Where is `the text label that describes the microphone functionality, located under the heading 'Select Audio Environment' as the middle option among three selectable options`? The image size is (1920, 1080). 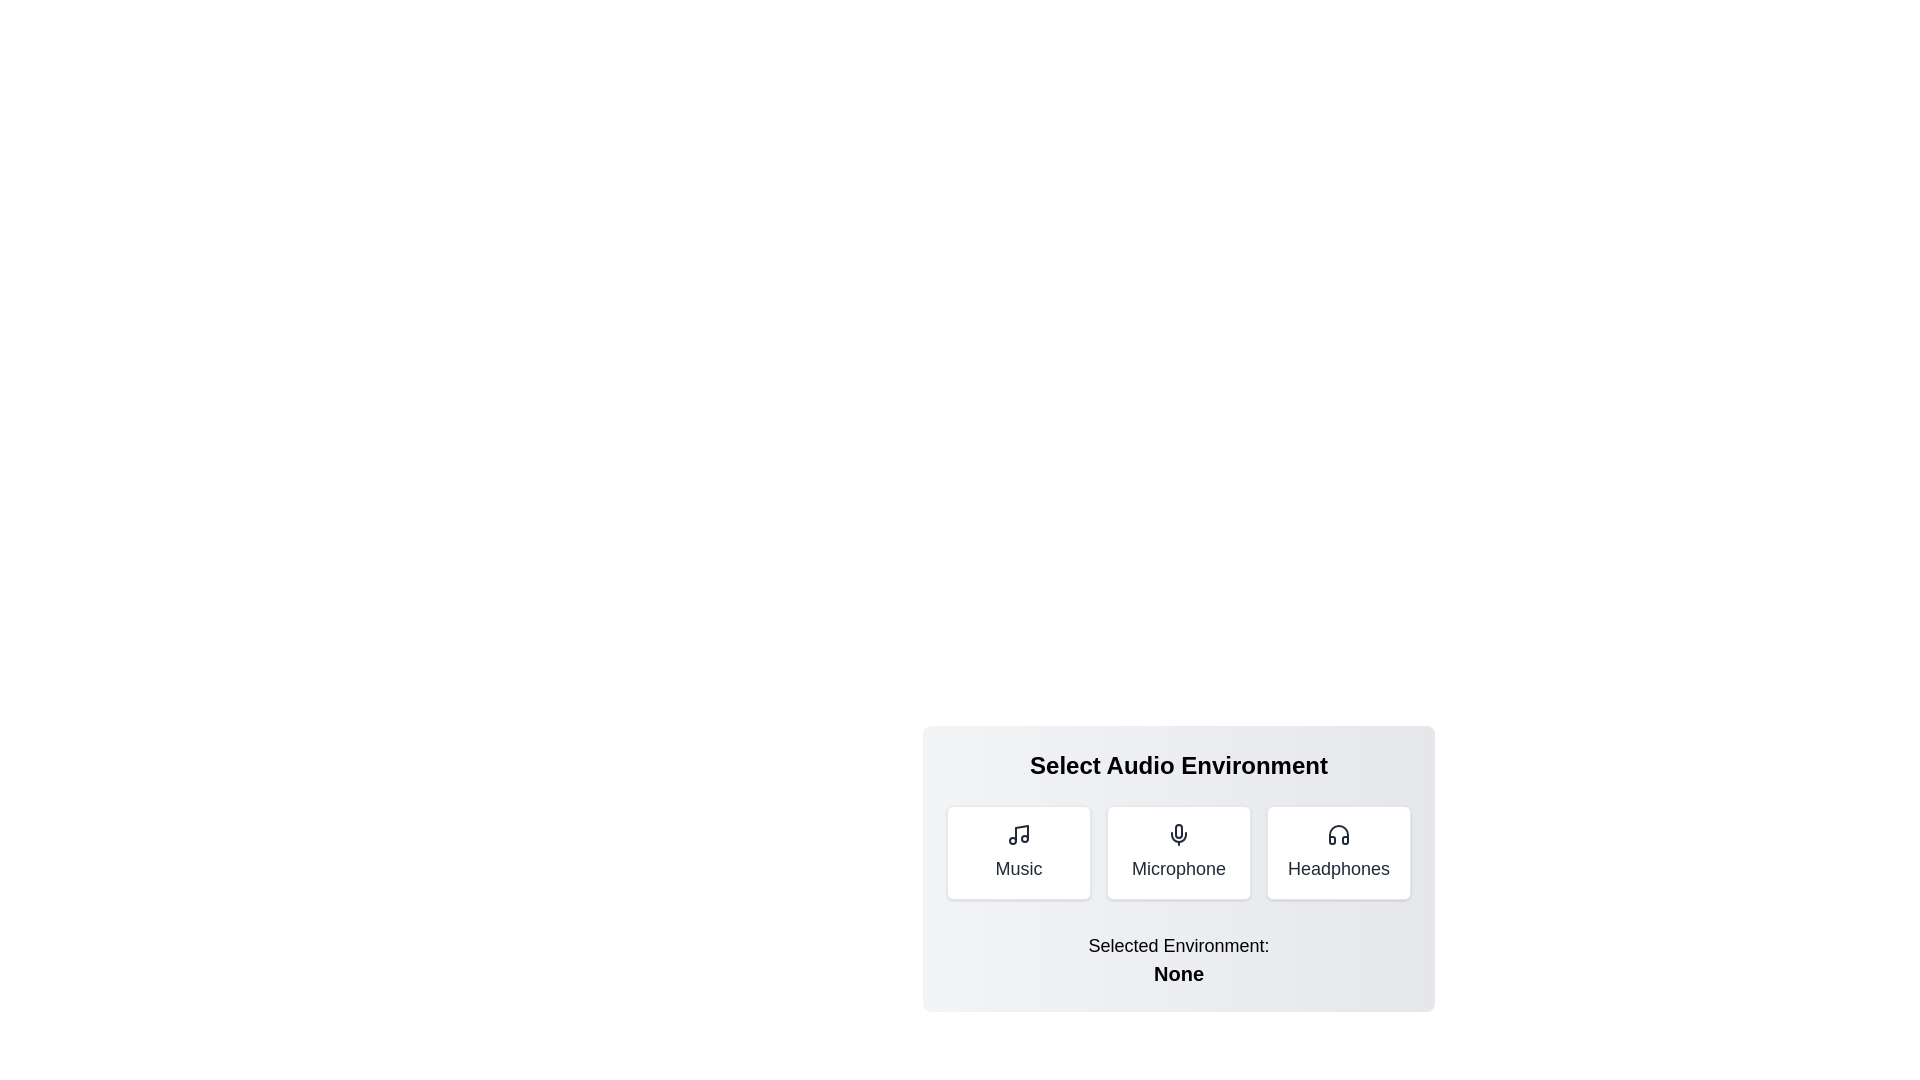 the text label that describes the microphone functionality, located under the heading 'Select Audio Environment' as the middle option among three selectable options is located at coordinates (1179, 867).